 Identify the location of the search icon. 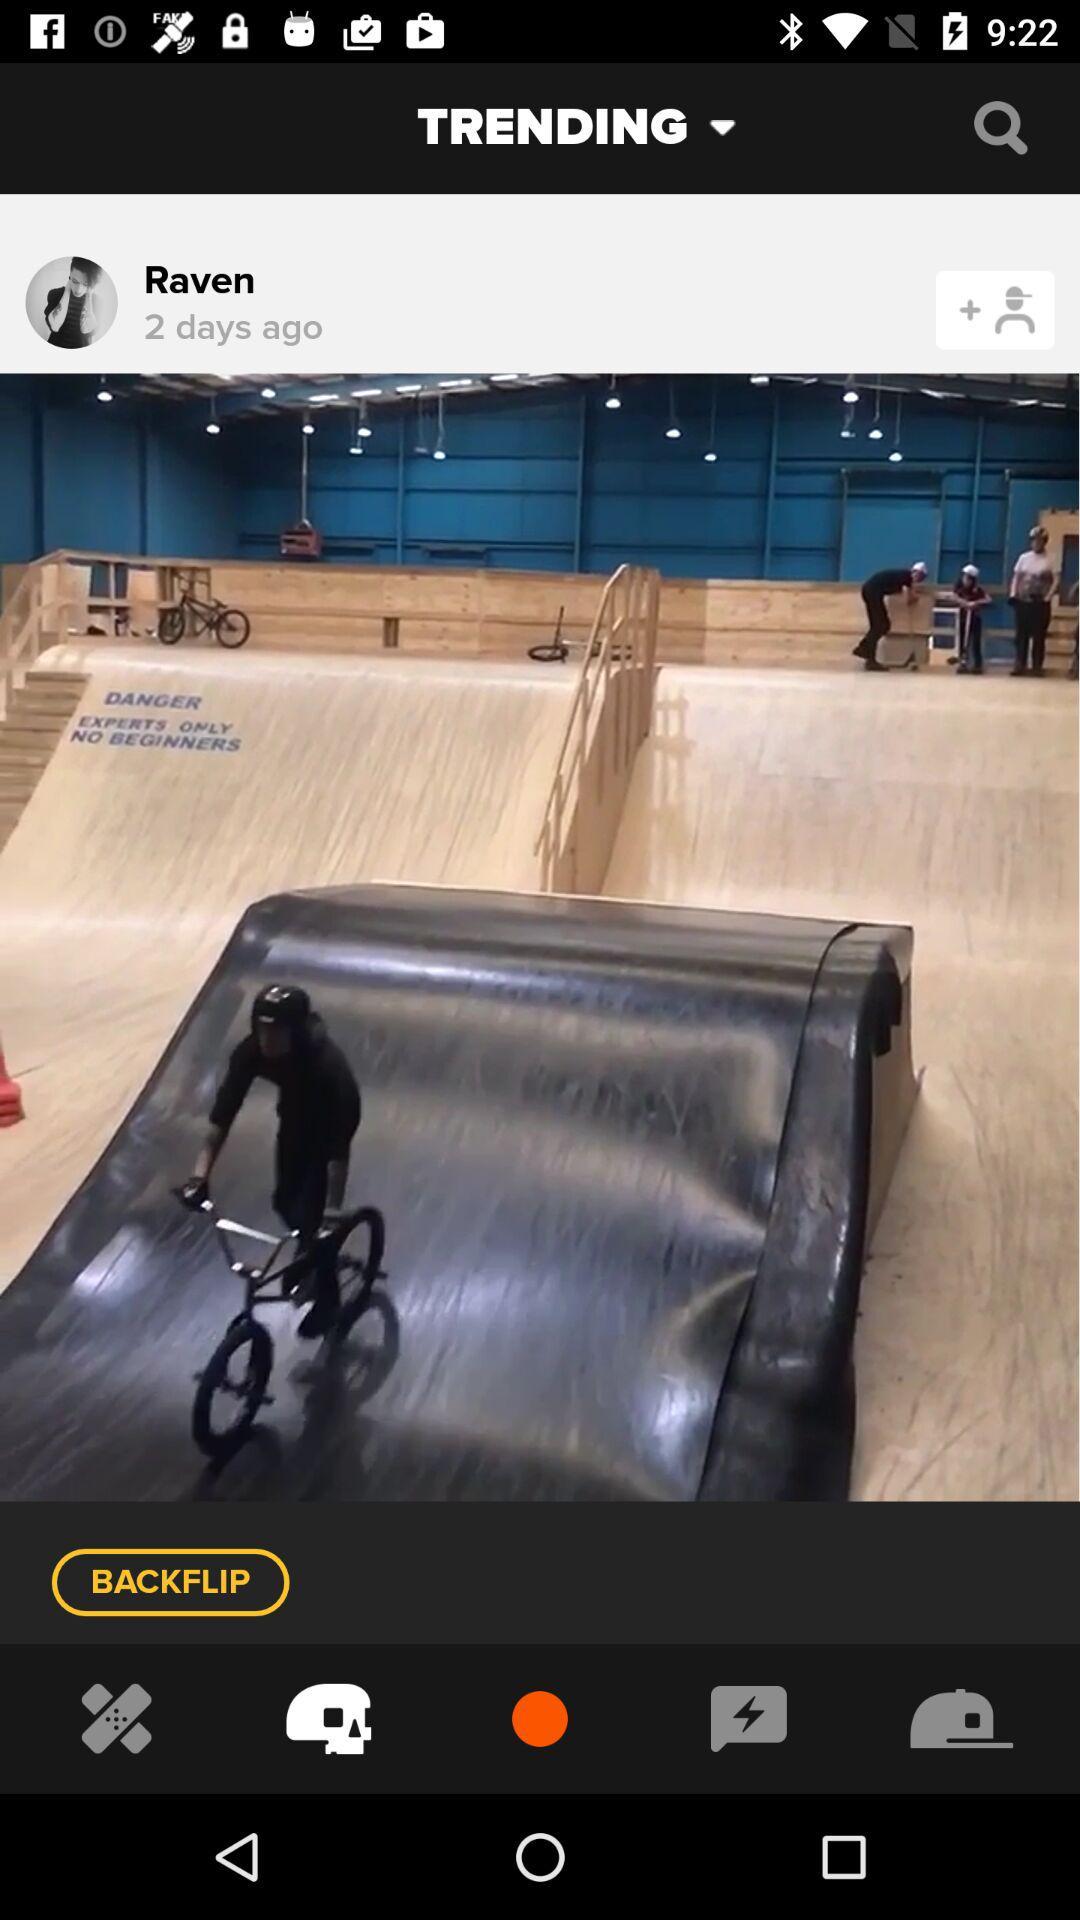
(1000, 126).